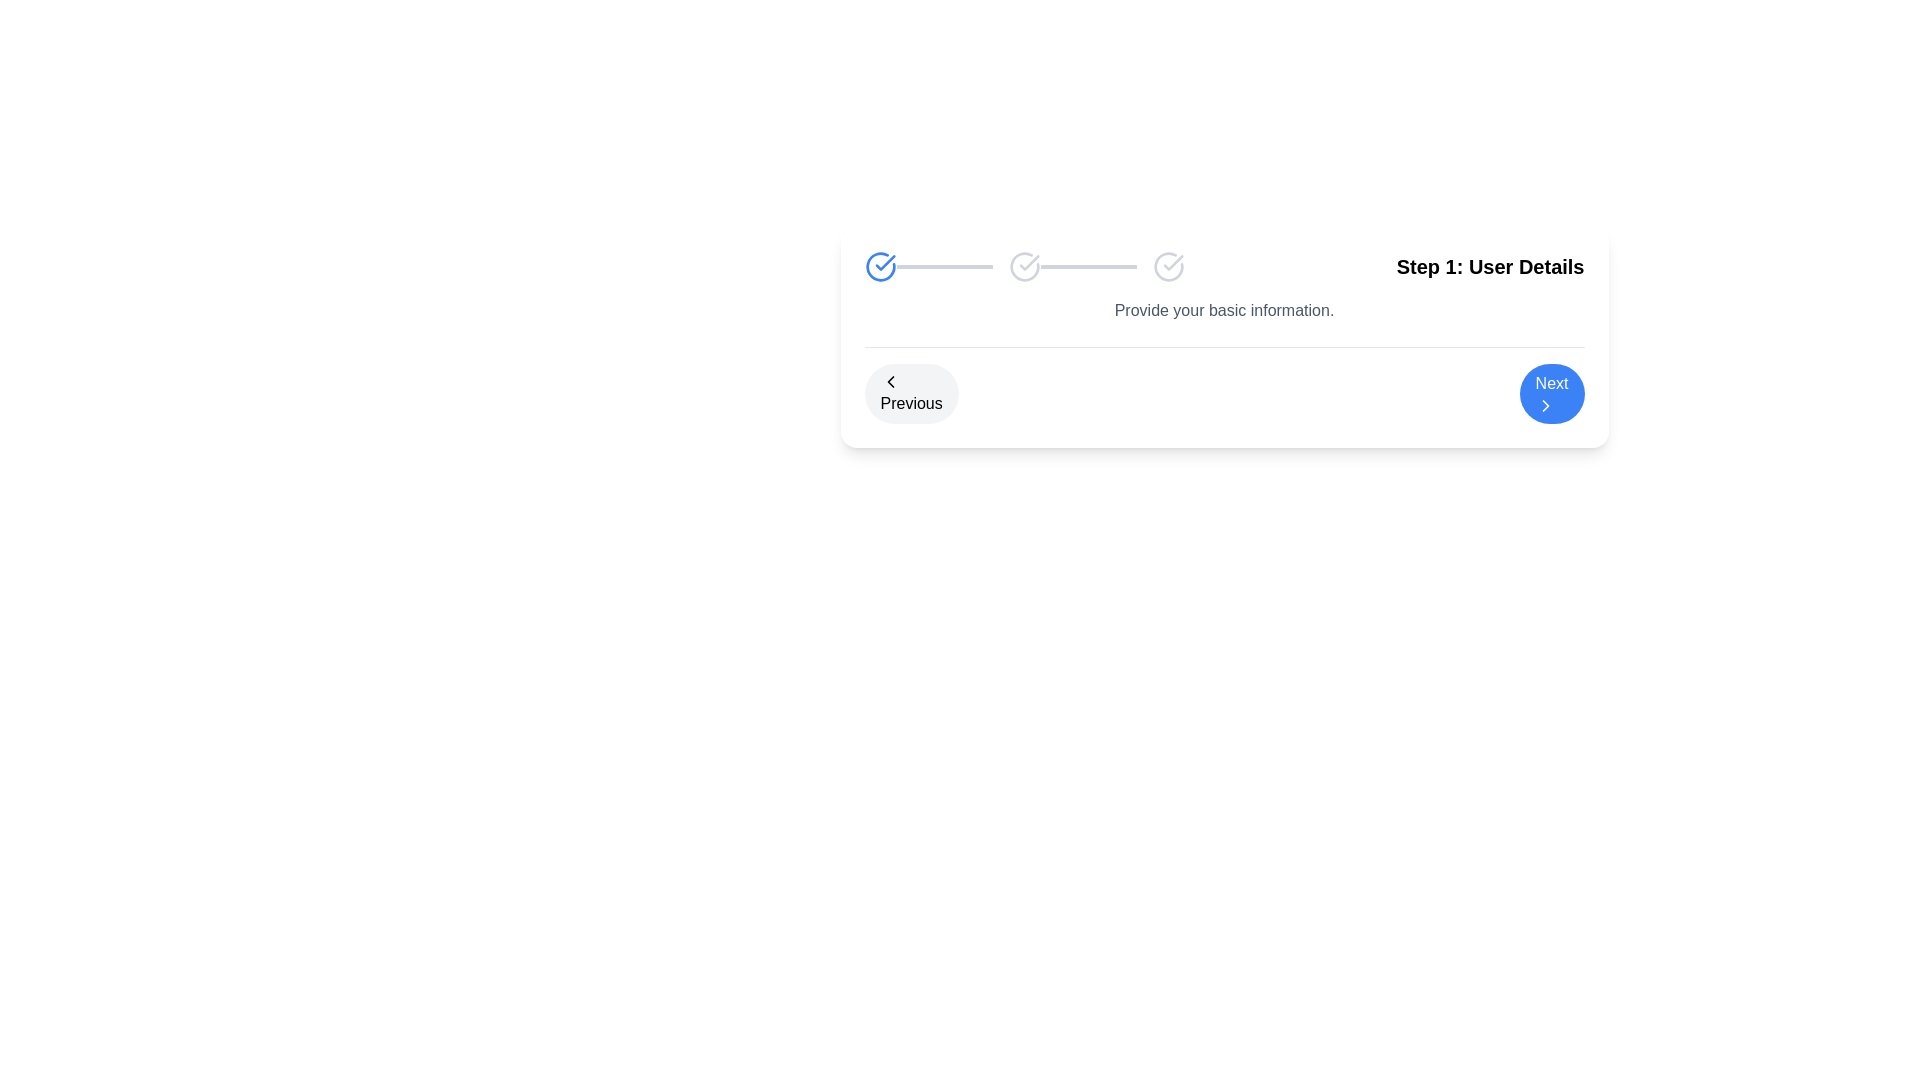 The image size is (1920, 1080). What do you see at coordinates (1544, 405) in the screenshot?
I see `the chevron icon inside the 'Next' button located at the bottom-right corner of the stepper UI to possibly reveal additional information or effects` at bounding box center [1544, 405].